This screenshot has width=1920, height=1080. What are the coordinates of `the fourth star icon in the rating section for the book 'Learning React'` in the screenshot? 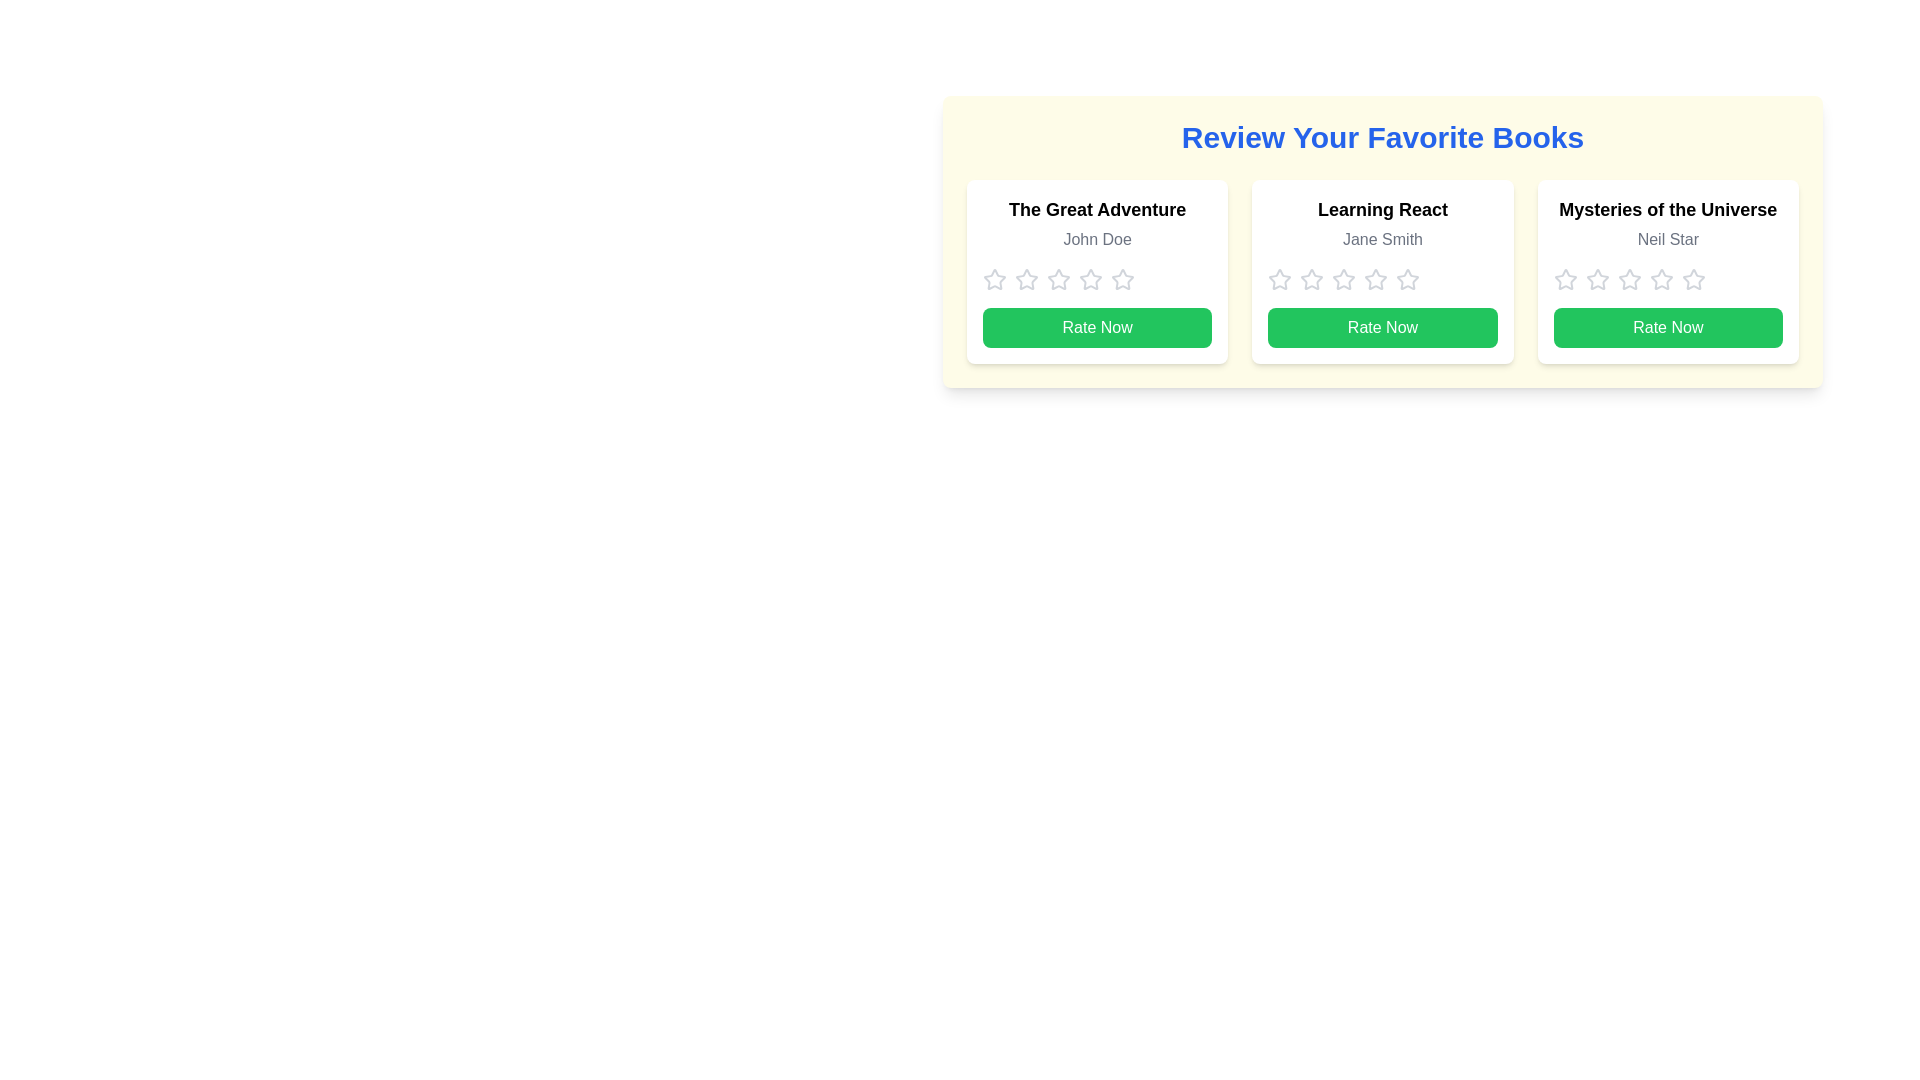 It's located at (1407, 280).